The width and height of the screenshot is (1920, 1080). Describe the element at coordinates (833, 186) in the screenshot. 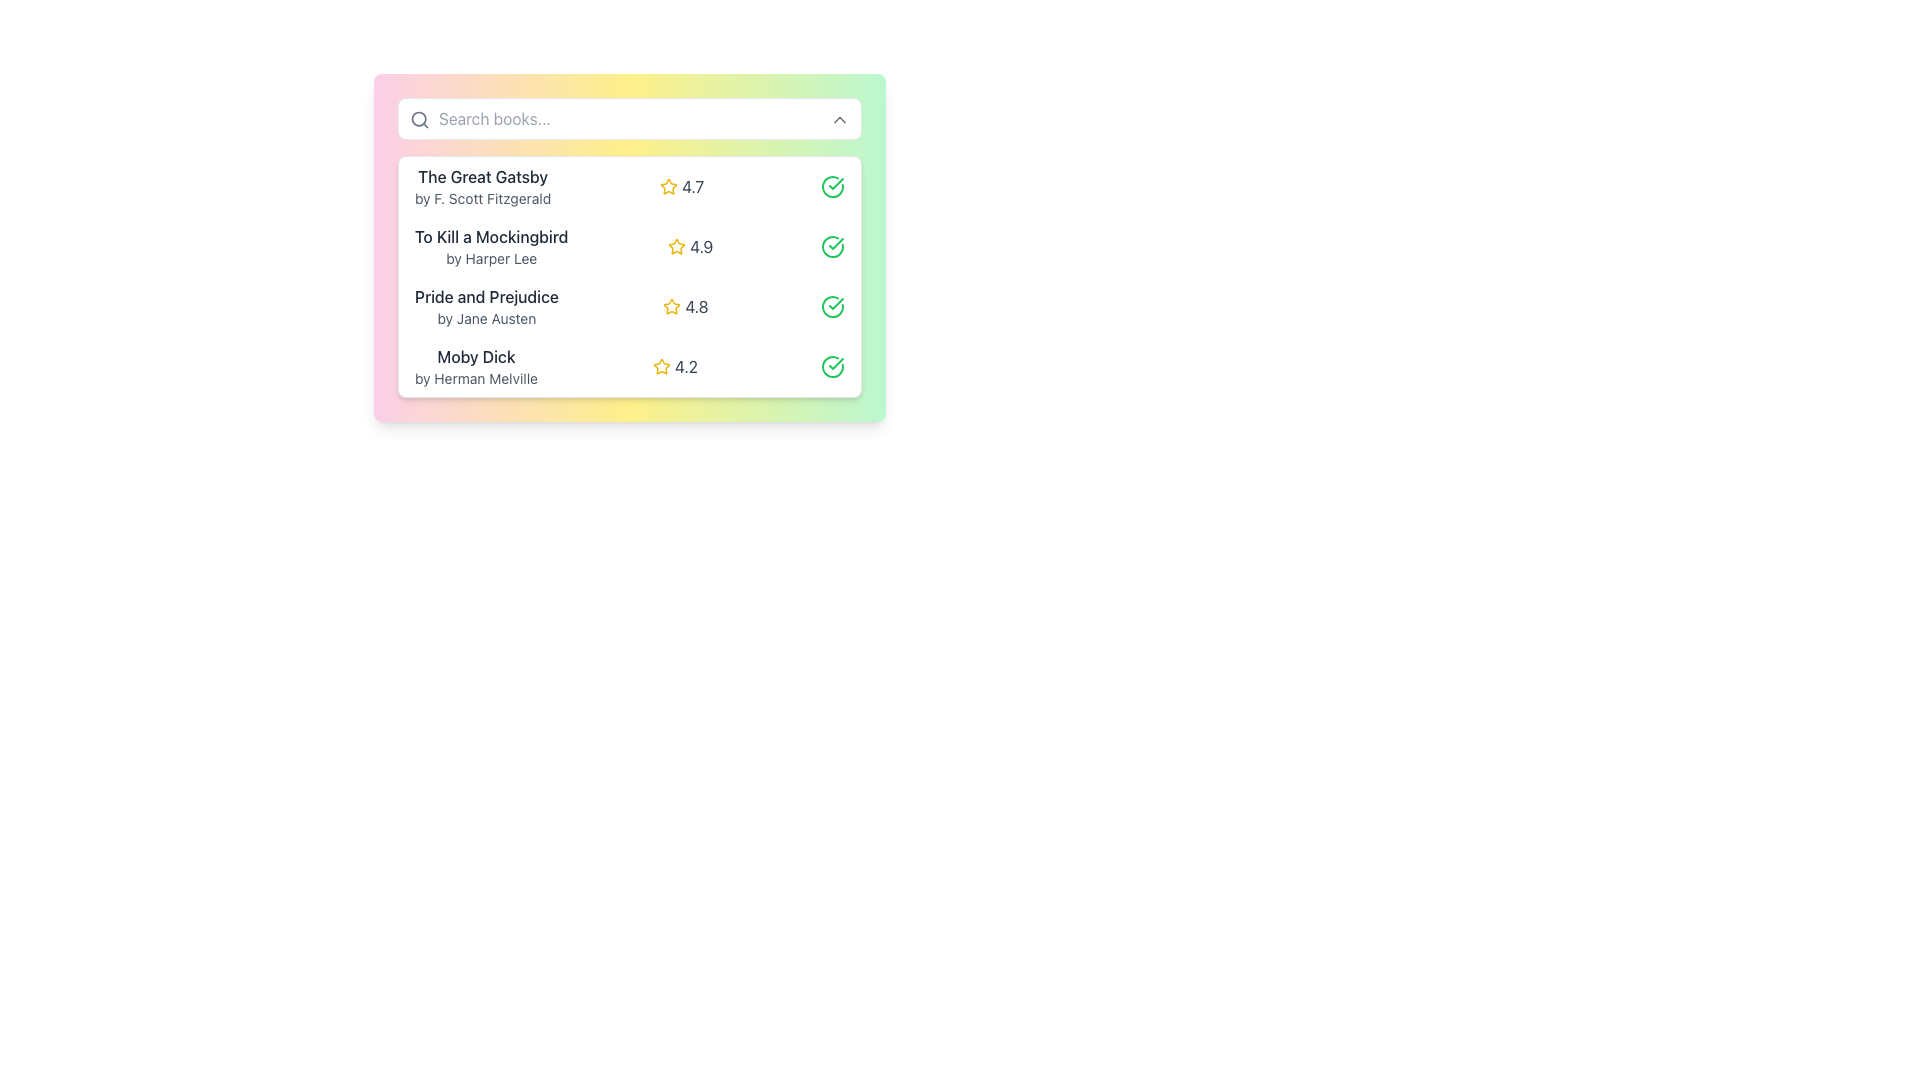

I see `the positive status icon located at the rightmost position in the row containing 'The Great Gatsby by F. Scott Fitzgerald' and the rating '4.7'` at that location.